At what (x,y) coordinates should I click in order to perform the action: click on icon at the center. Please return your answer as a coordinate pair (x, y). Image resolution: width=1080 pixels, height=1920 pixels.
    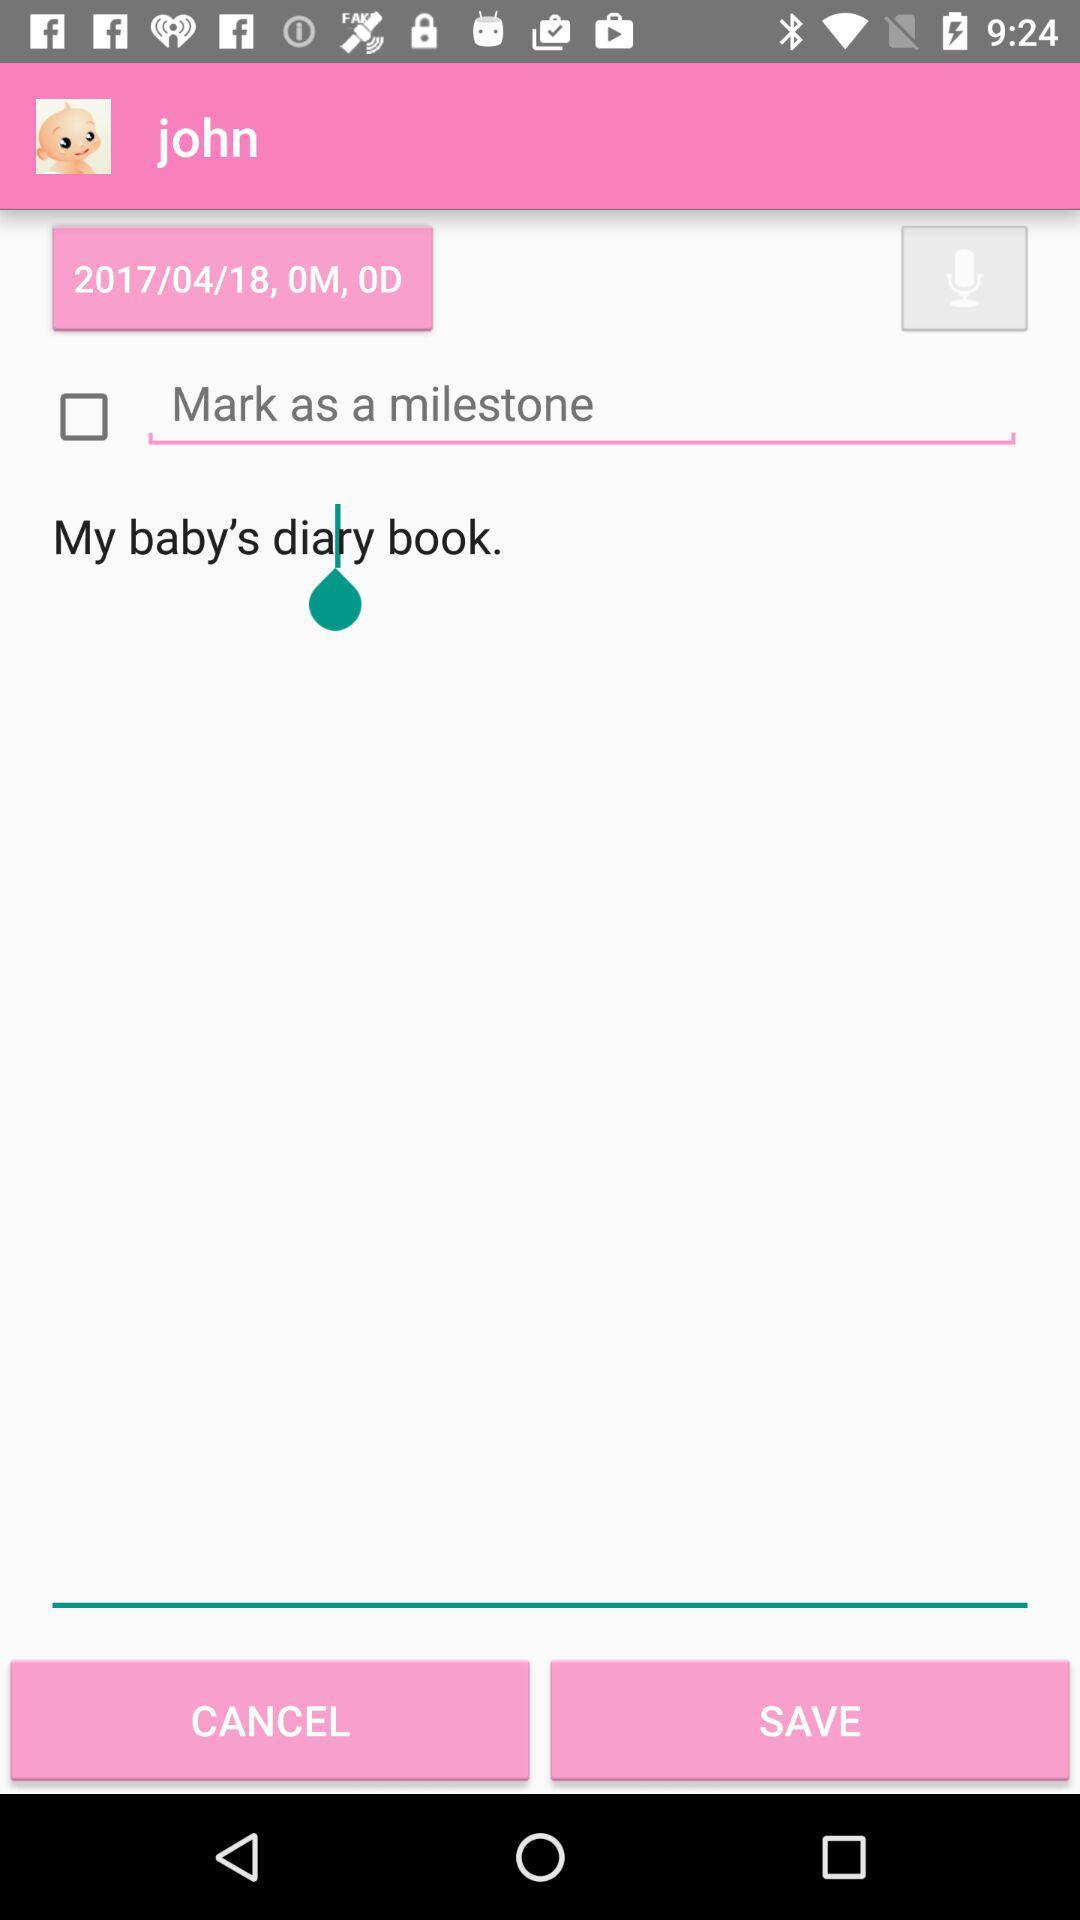
    Looking at the image, I should click on (540, 1050).